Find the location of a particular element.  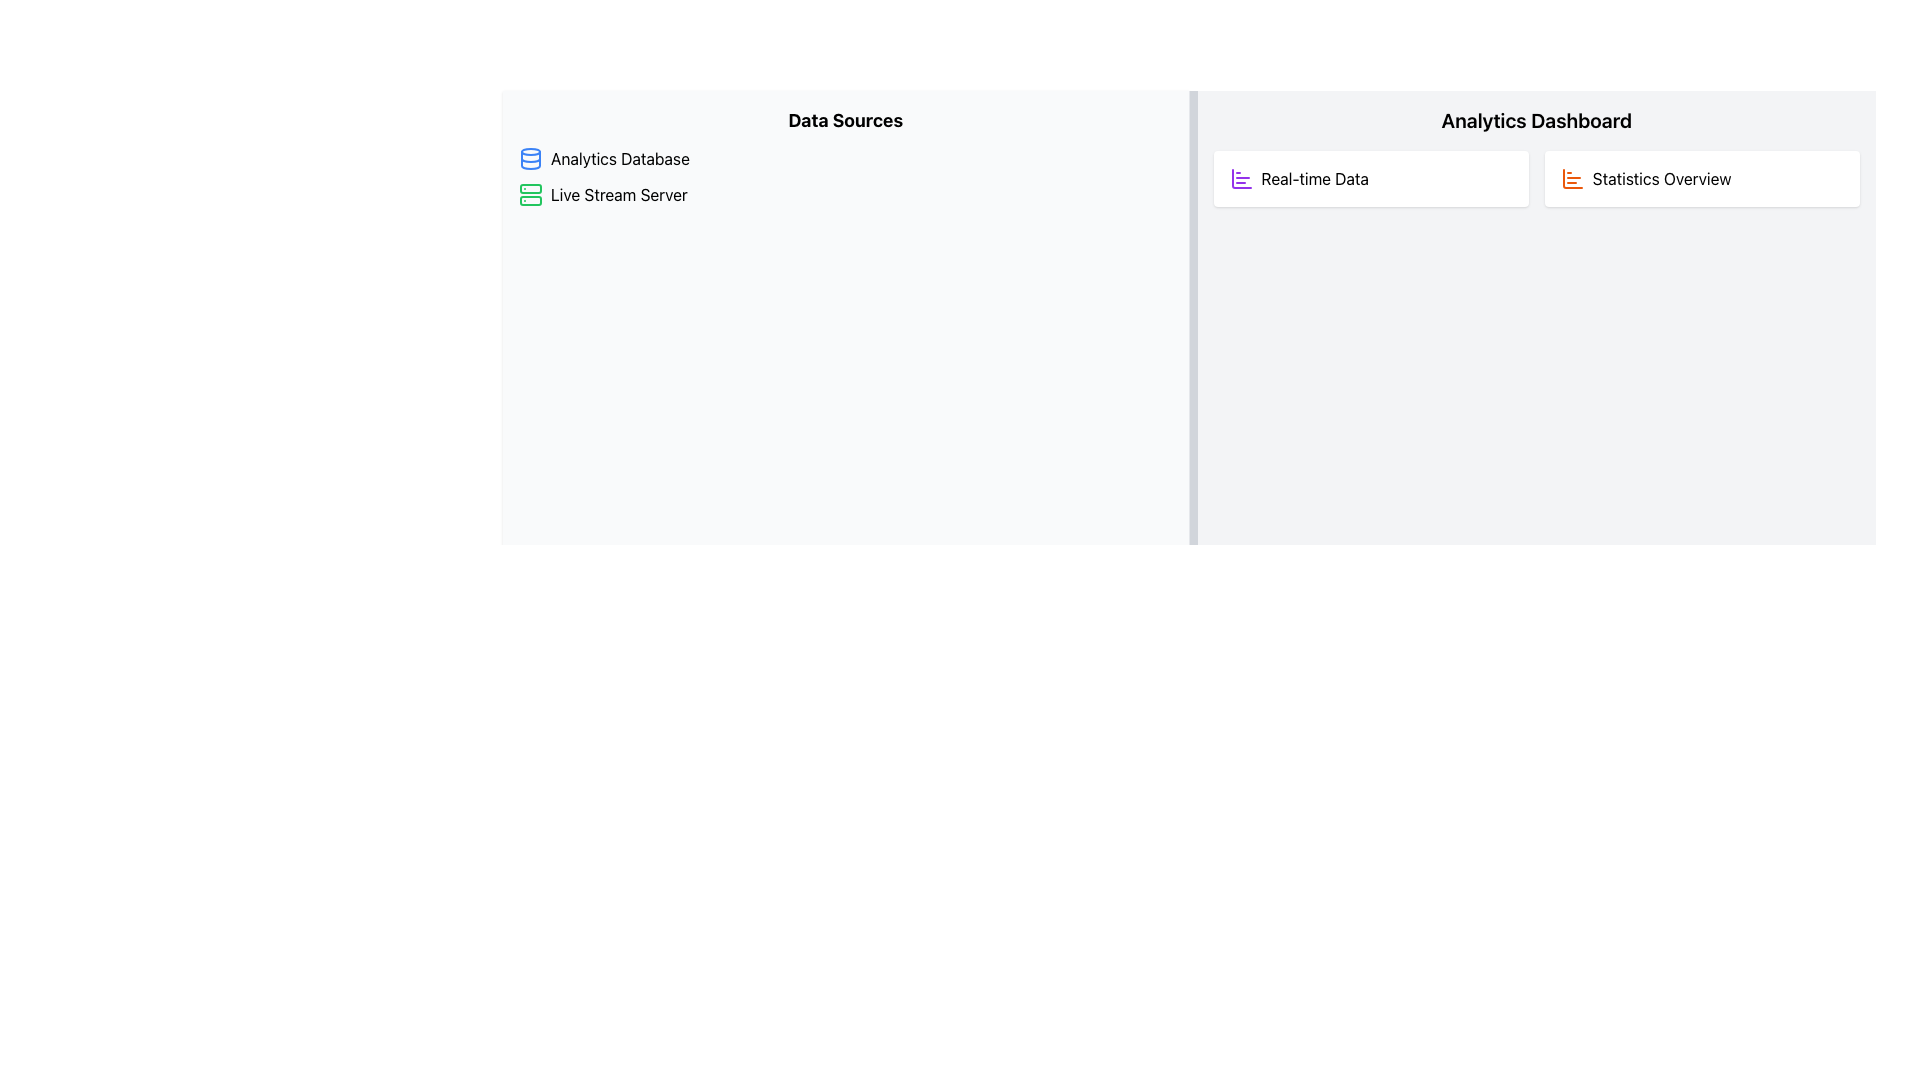

the blue elliptical SVG component at the top of the database icon next to the 'Analytics Database' label in the 'Data Sources' section is located at coordinates (531, 150).